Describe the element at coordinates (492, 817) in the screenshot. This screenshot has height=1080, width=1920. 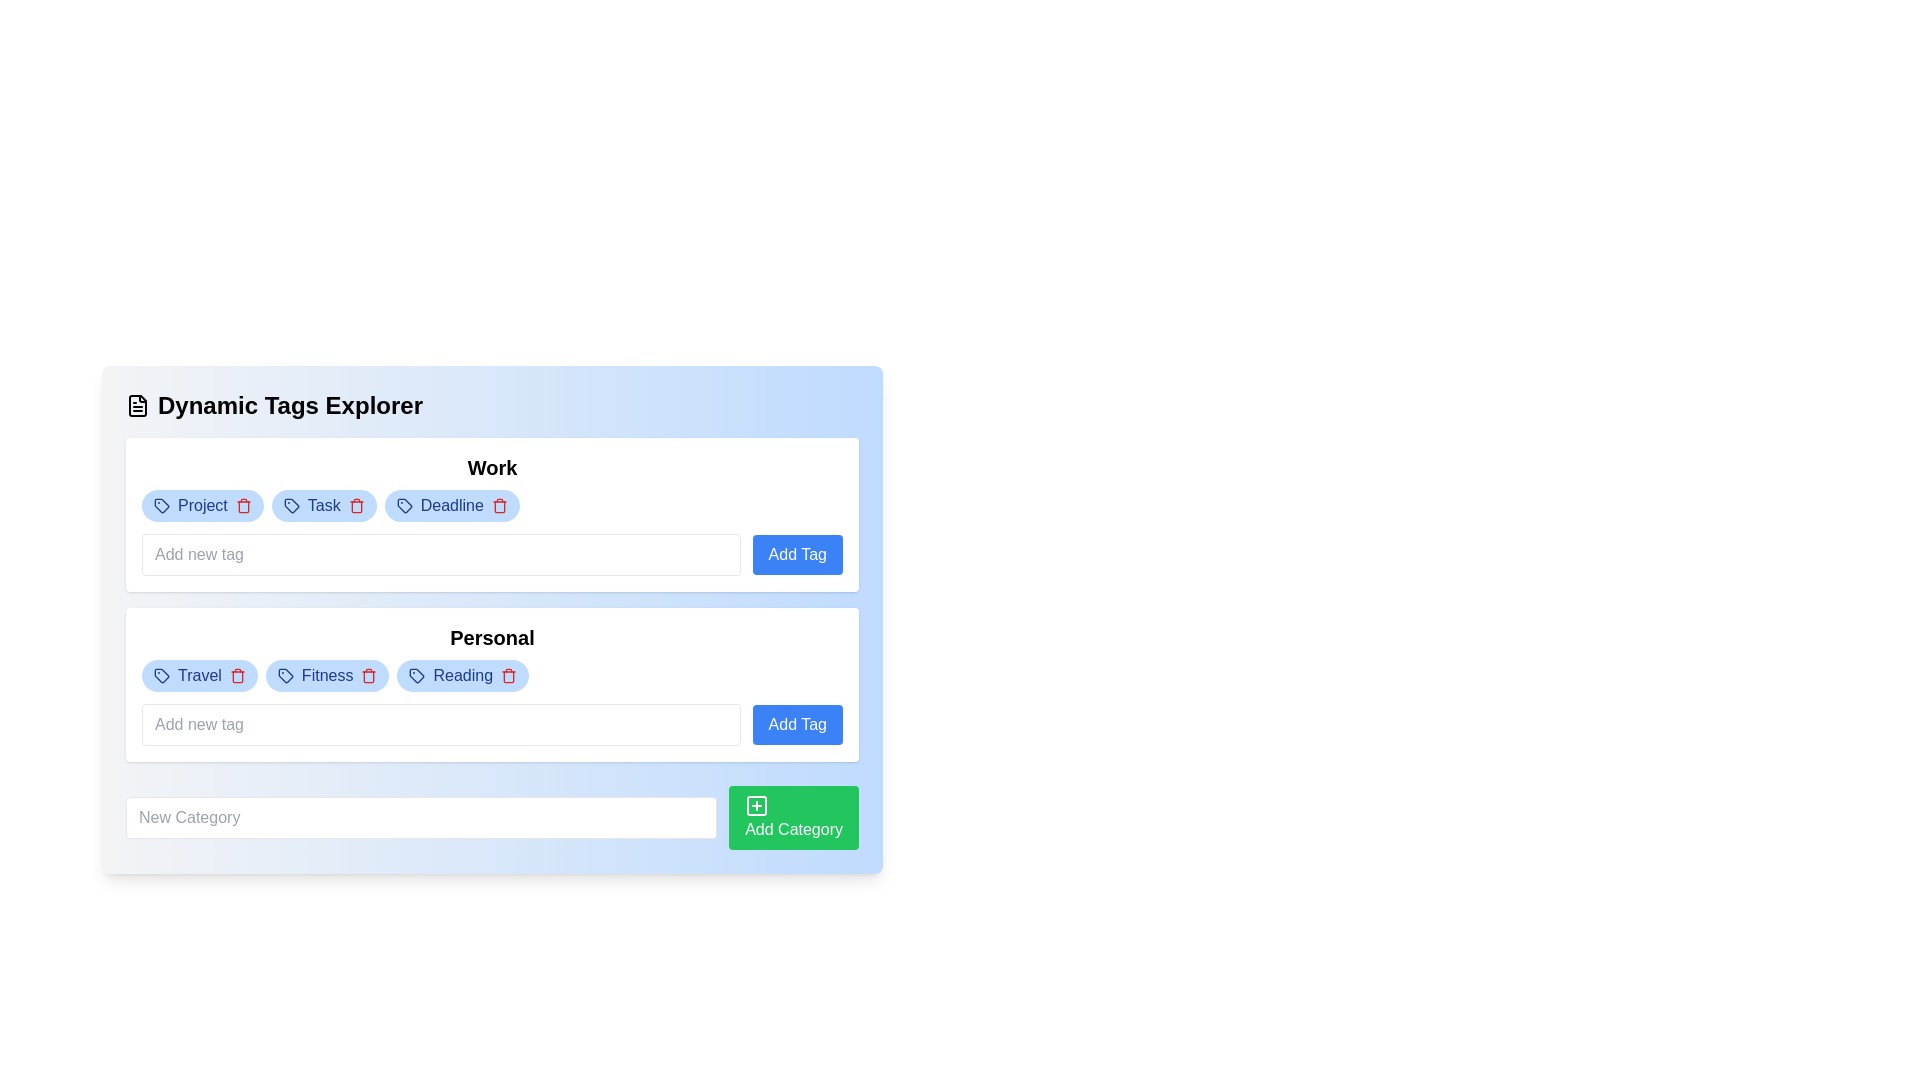
I see `the composite element containing the 'New Category' text input field and the 'Add Category' button` at that location.